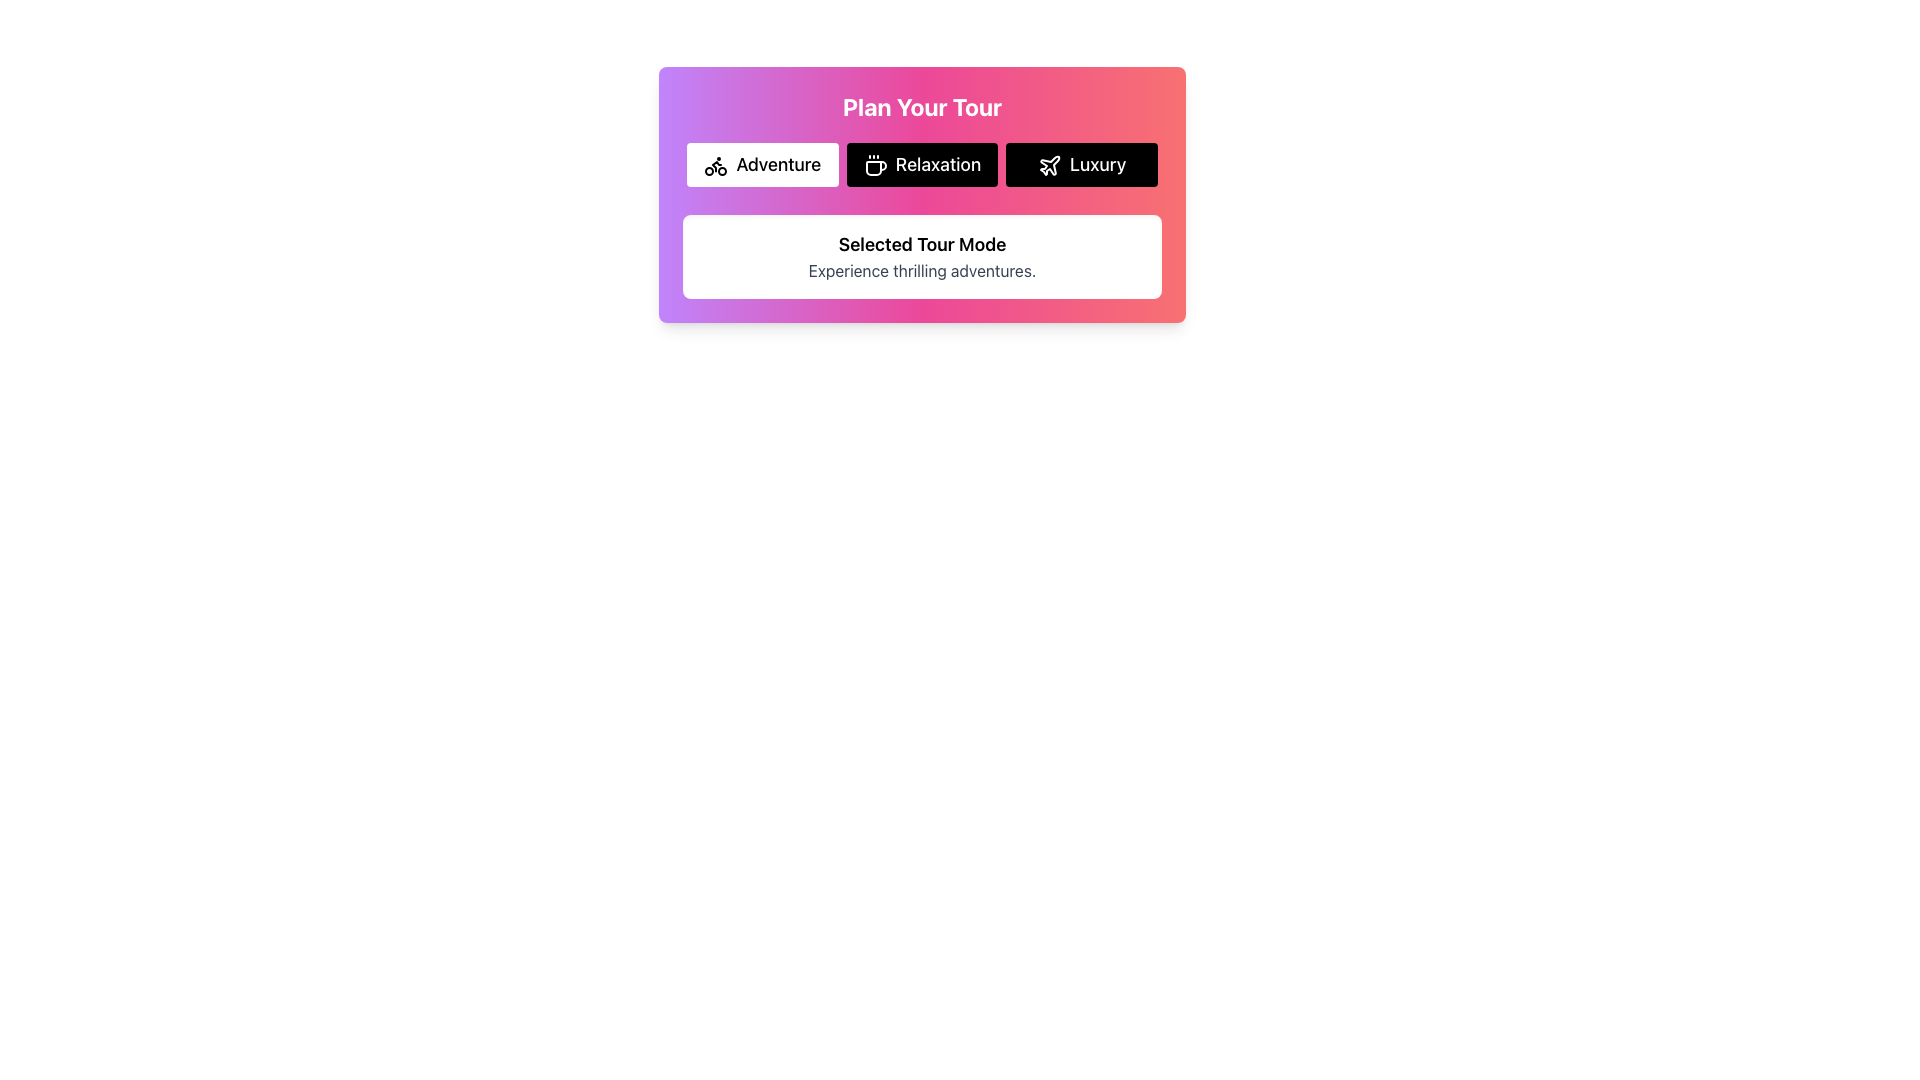 The image size is (1920, 1080). What do you see at coordinates (921, 107) in the screenshot?
I see `the text heading that introduces the section about planning a tour, located at the top of a card with a gradient background and rounded corners` at bounding box center [921, 107].